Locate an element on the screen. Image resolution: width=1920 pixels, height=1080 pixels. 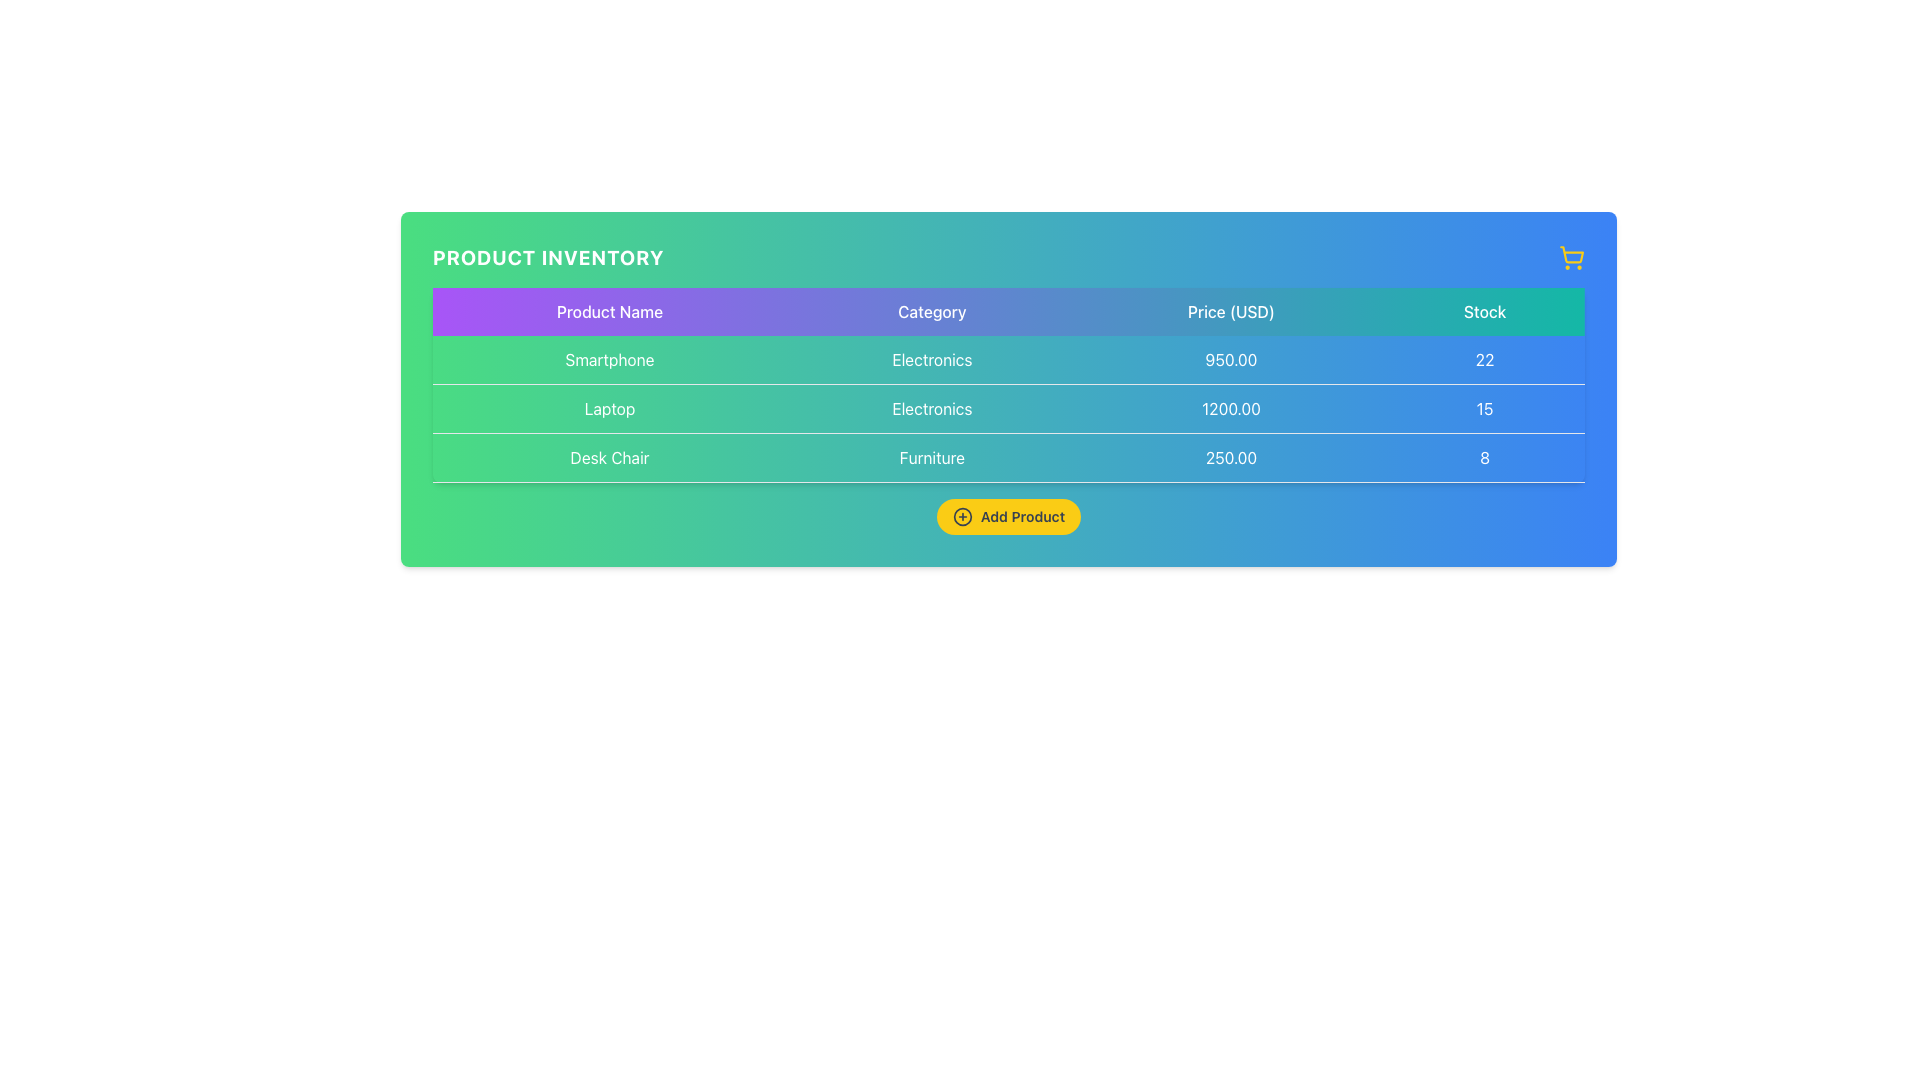
the 'Electronics' text label indicating the category of the 'Laptop' product in the inventory table is located at coordinates (931, 407).